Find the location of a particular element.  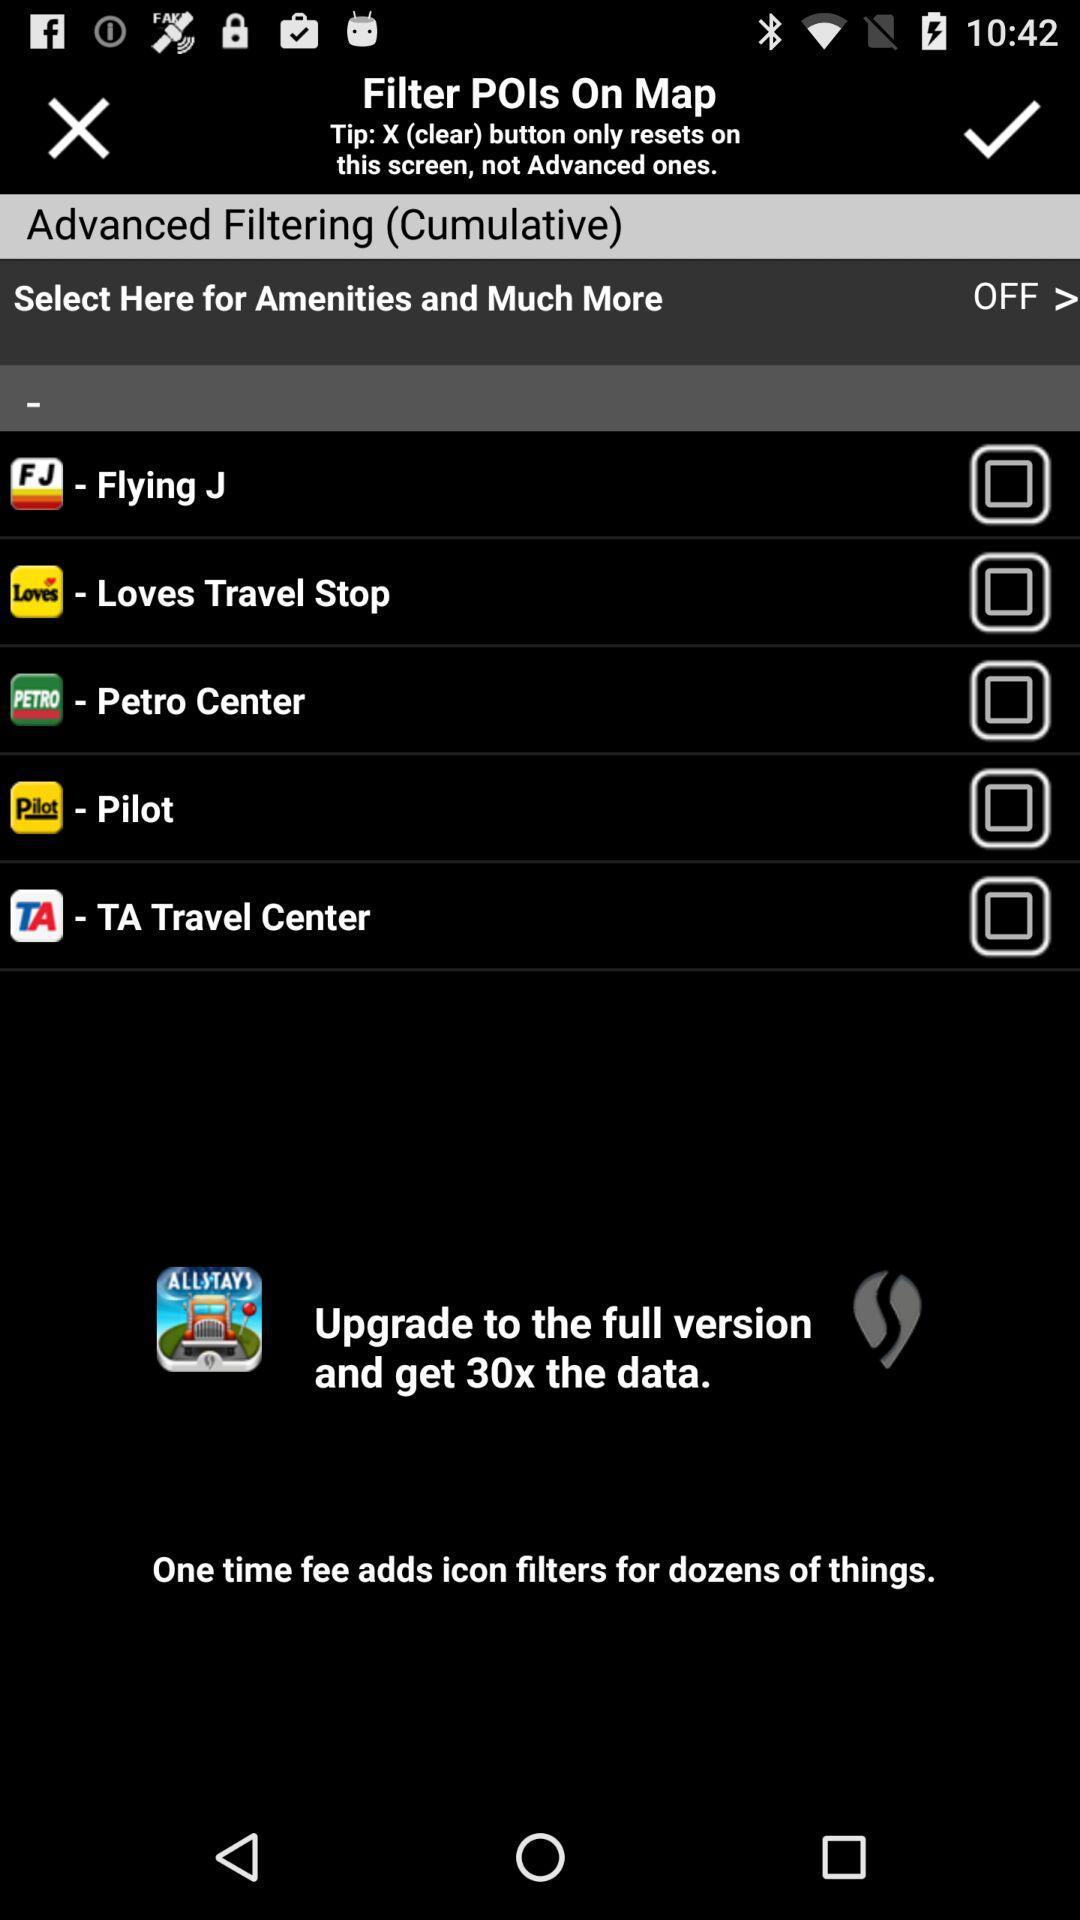

the logo of pilot is located at coordinates (37, 807).